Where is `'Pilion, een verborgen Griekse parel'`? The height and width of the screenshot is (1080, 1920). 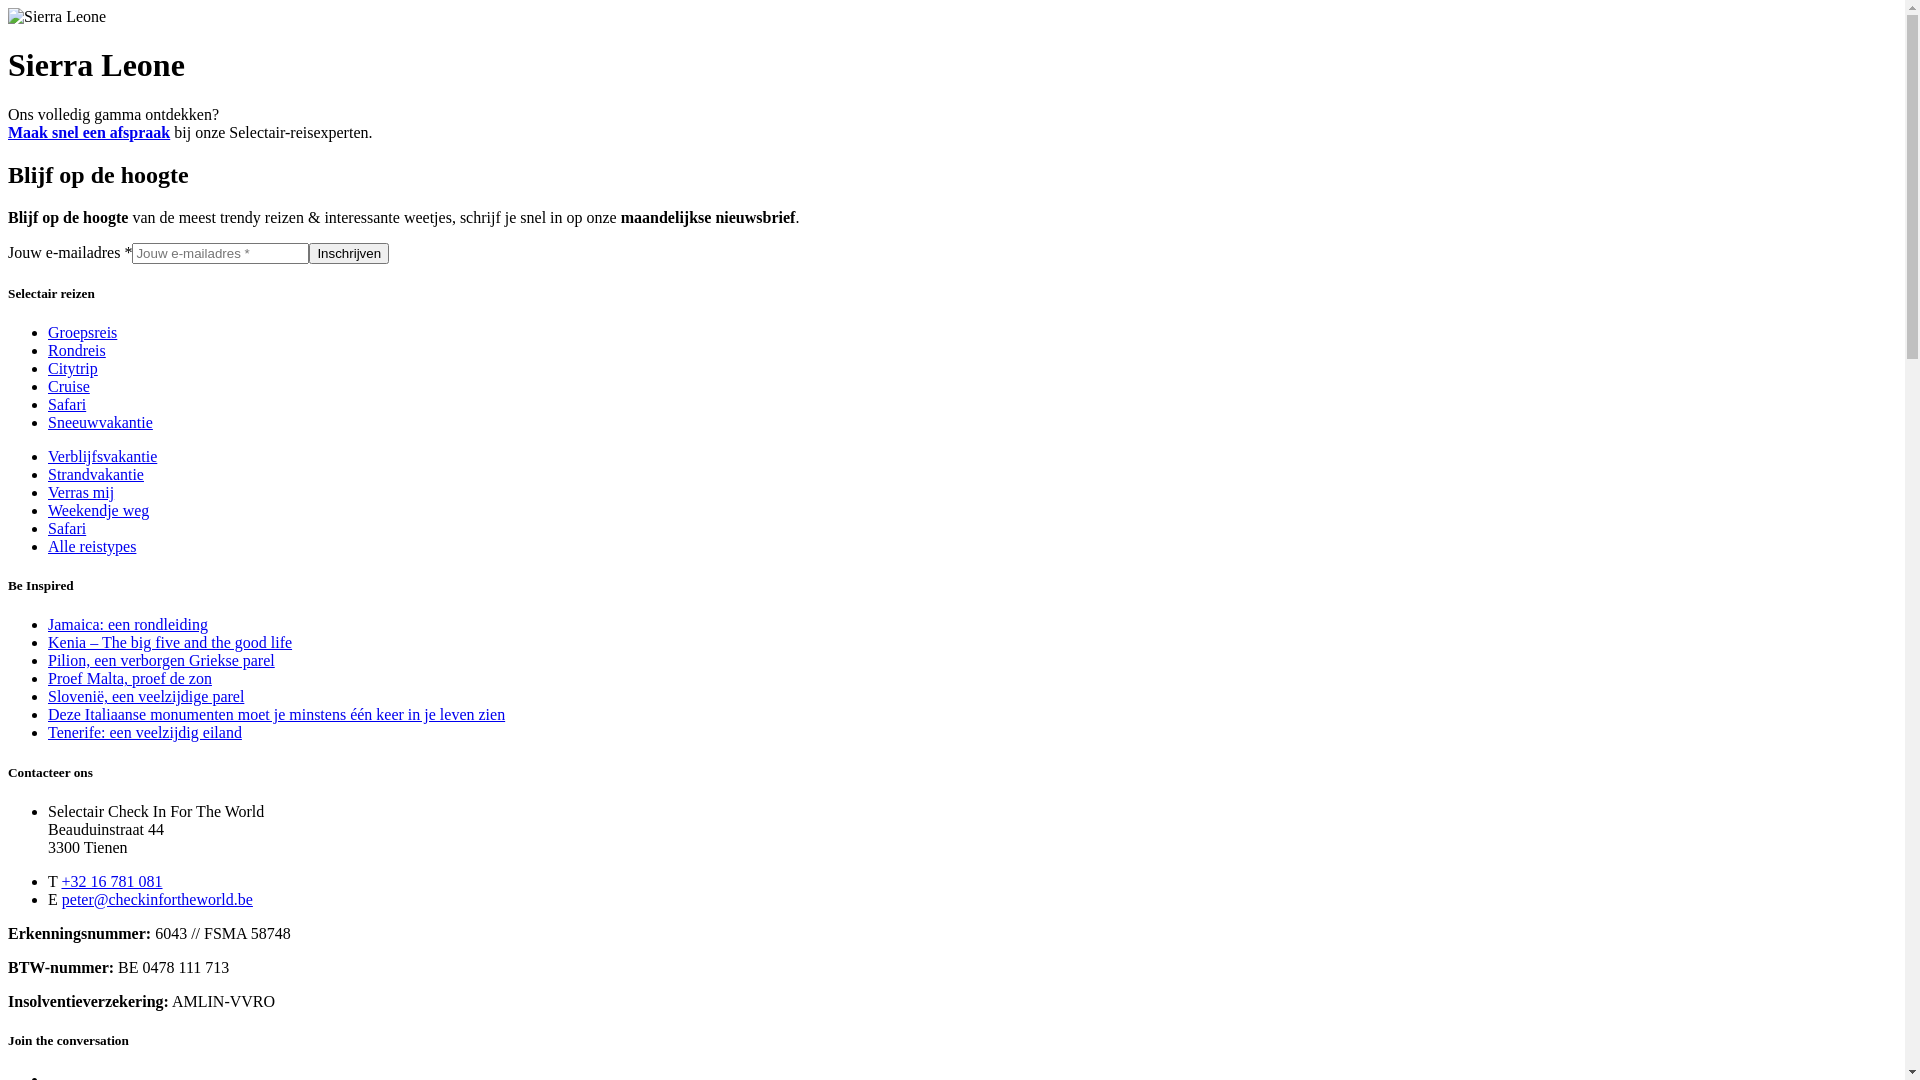
'Pilion, een verborgen Griekse parel' is located at coordinates (161, 660).